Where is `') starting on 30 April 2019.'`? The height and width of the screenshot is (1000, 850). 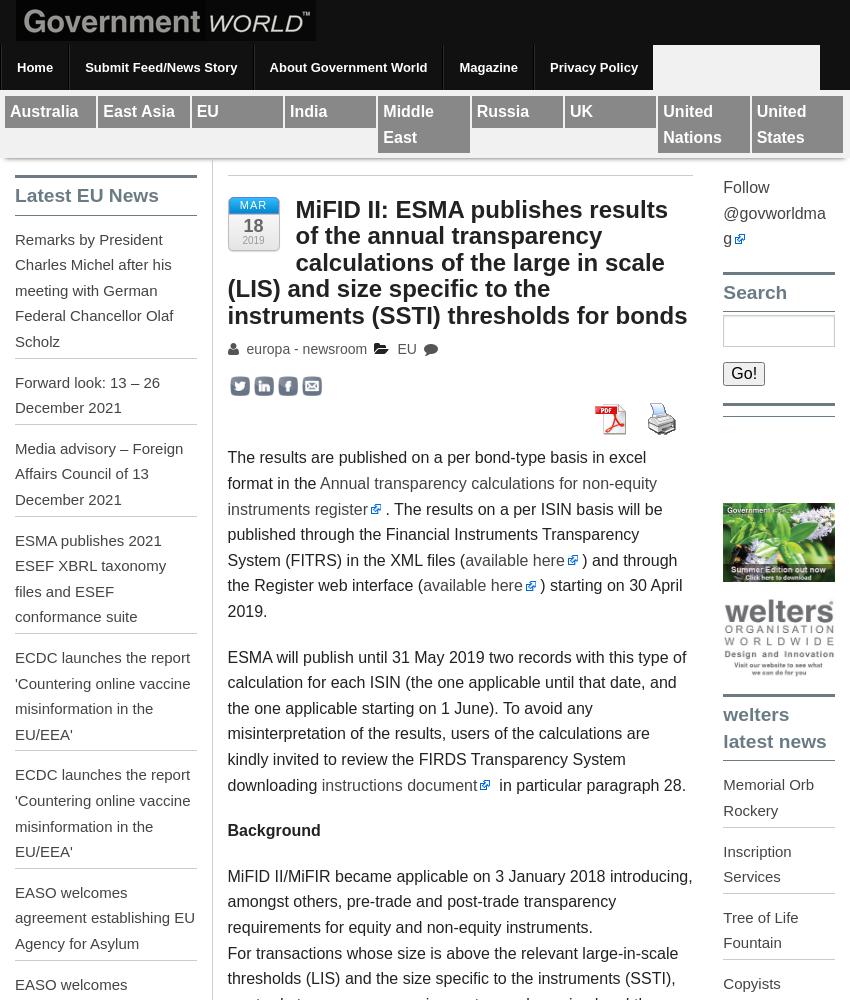
') starting on 30 April 2019.' is located at coordinates (453, 597).